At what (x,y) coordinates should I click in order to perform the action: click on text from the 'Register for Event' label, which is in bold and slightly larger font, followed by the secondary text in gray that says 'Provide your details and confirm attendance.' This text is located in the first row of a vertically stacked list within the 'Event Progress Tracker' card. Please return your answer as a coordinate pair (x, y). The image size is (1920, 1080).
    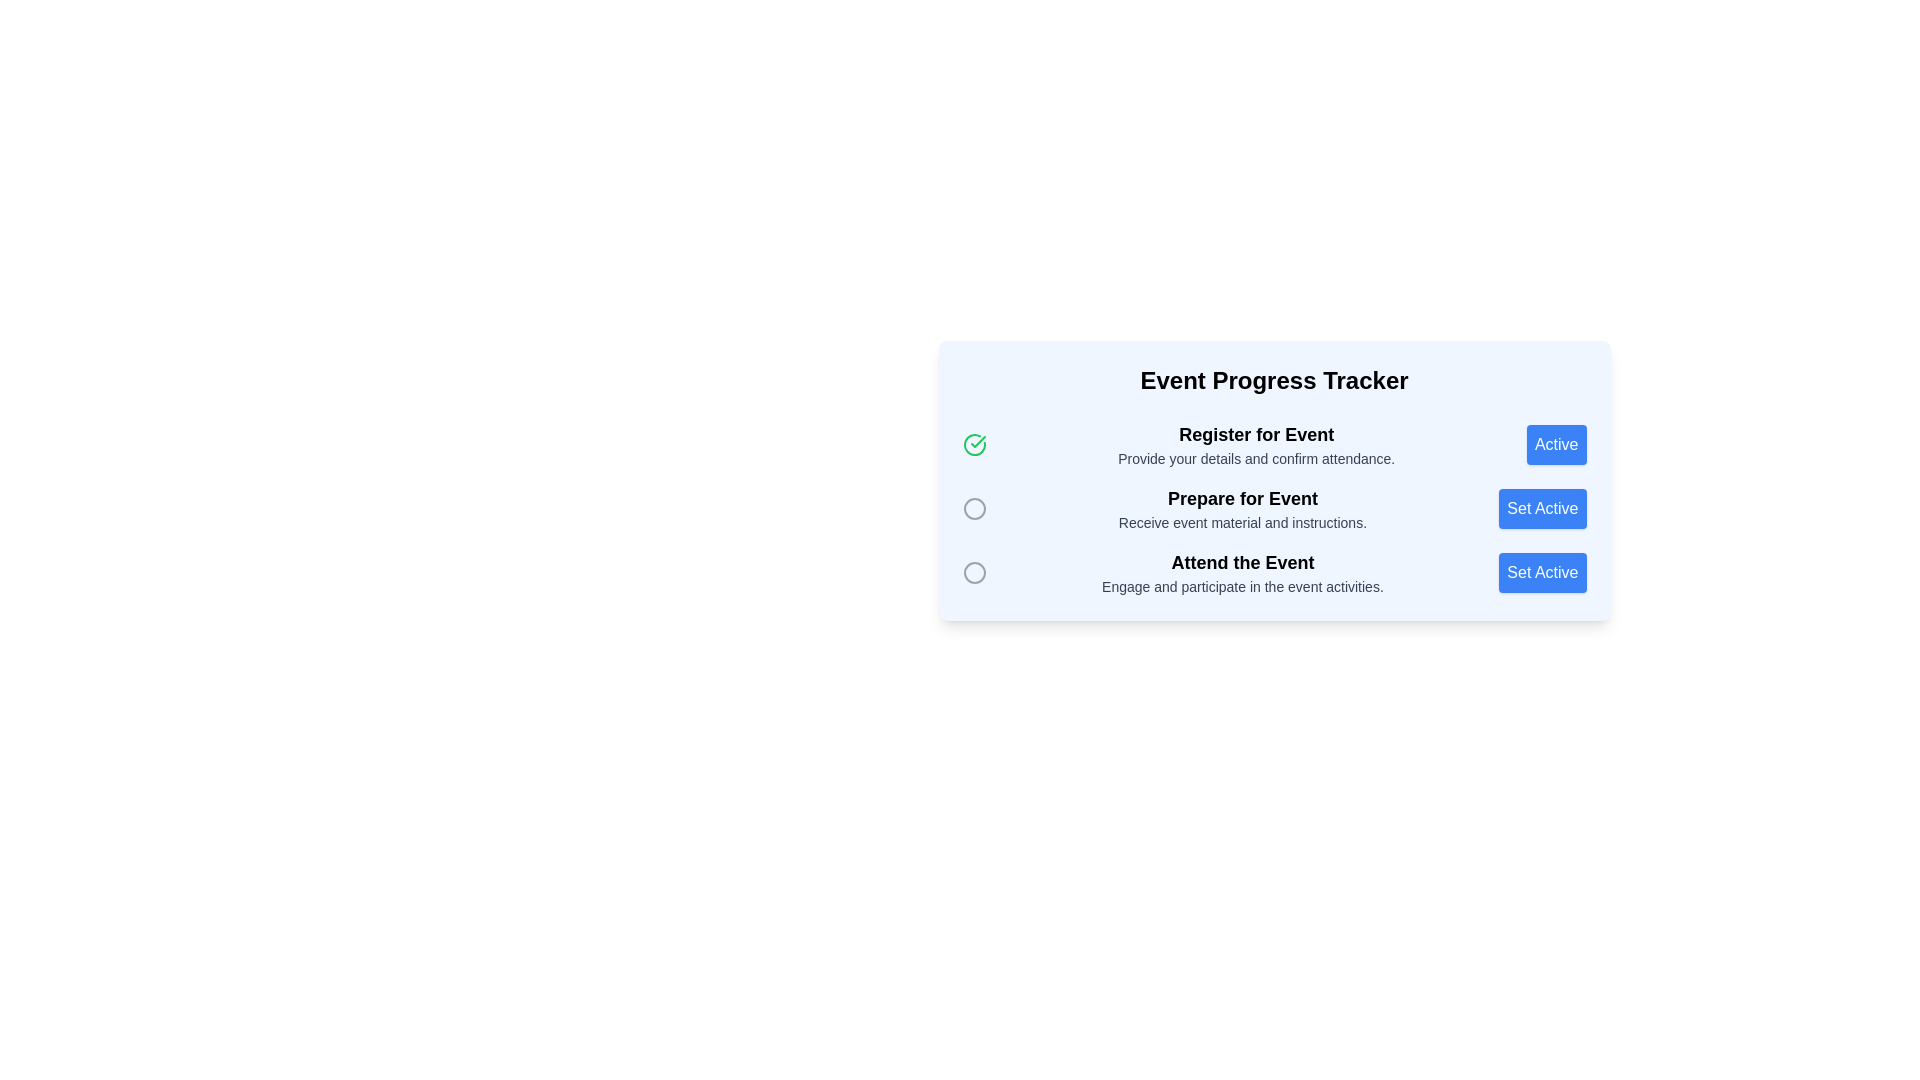
    Looking at the image, I should click on (1255, 443).